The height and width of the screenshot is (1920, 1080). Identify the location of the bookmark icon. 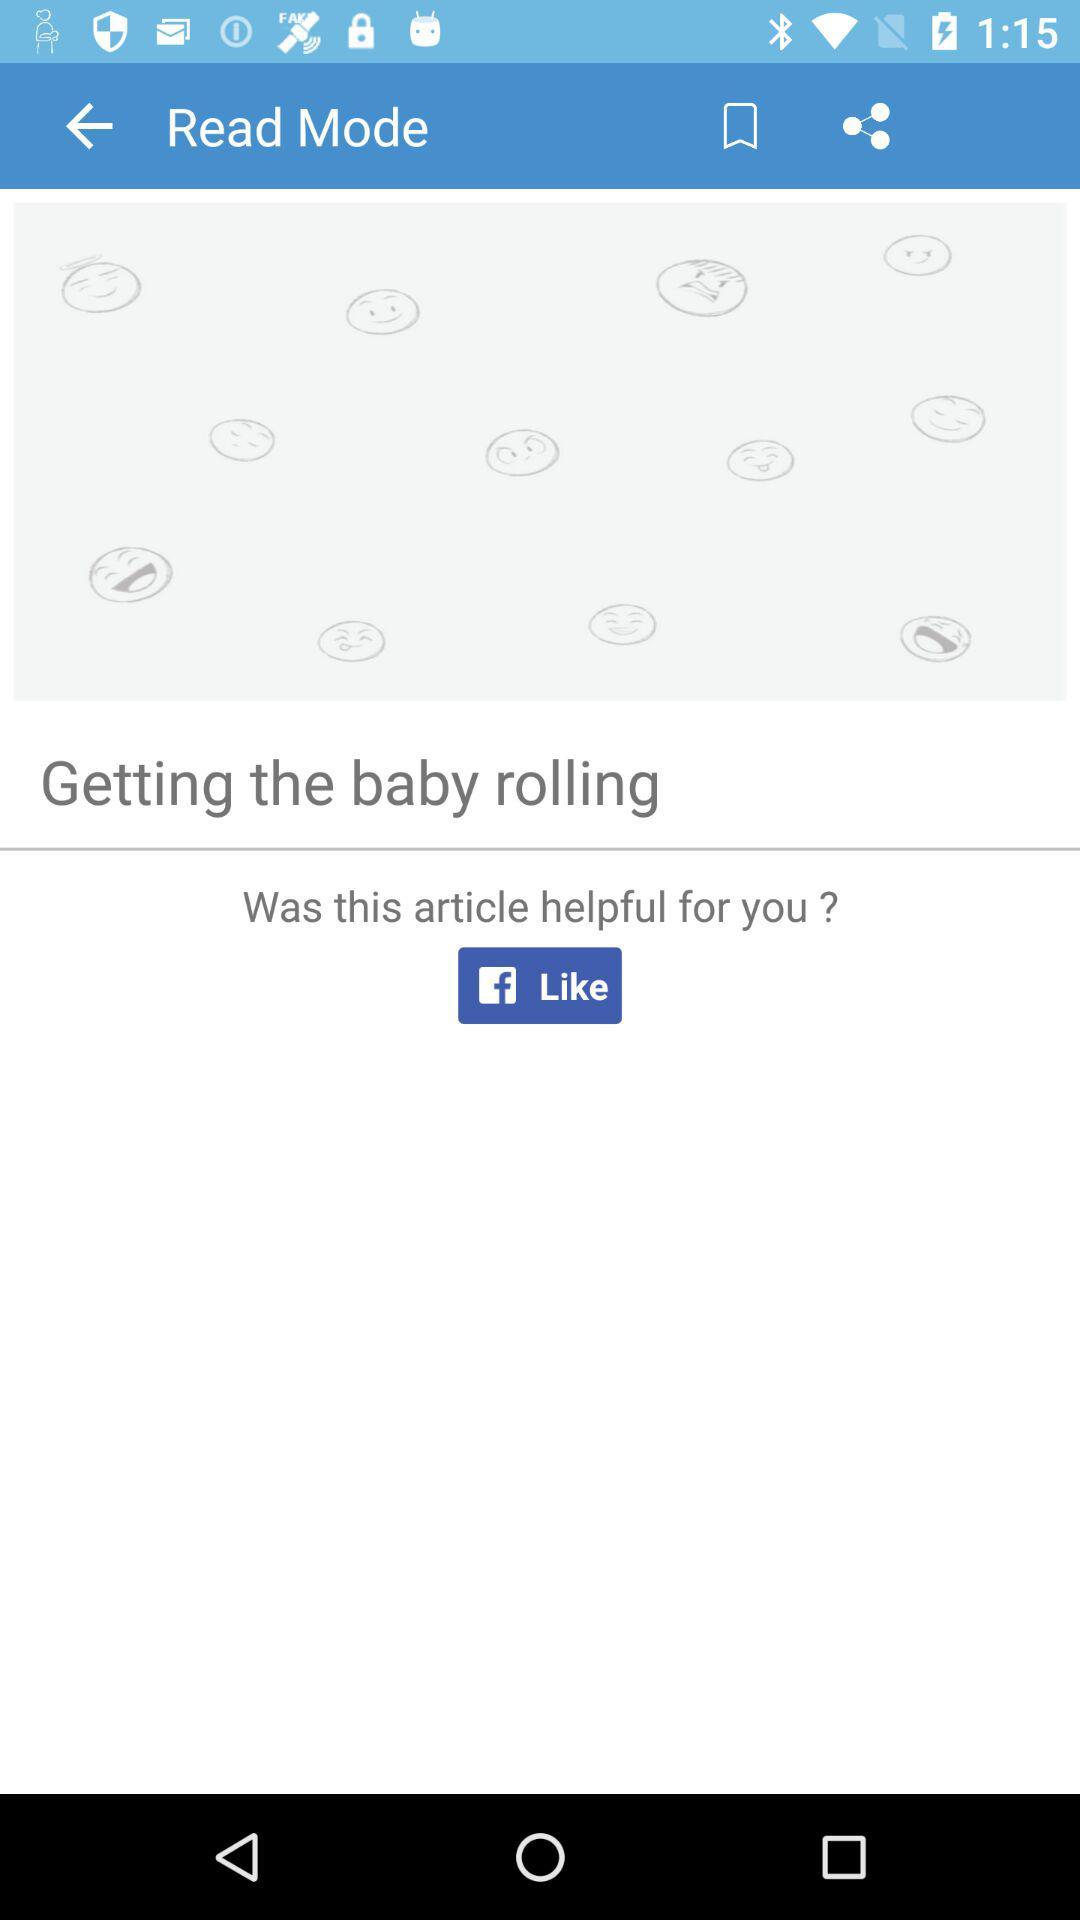
(740, 124).